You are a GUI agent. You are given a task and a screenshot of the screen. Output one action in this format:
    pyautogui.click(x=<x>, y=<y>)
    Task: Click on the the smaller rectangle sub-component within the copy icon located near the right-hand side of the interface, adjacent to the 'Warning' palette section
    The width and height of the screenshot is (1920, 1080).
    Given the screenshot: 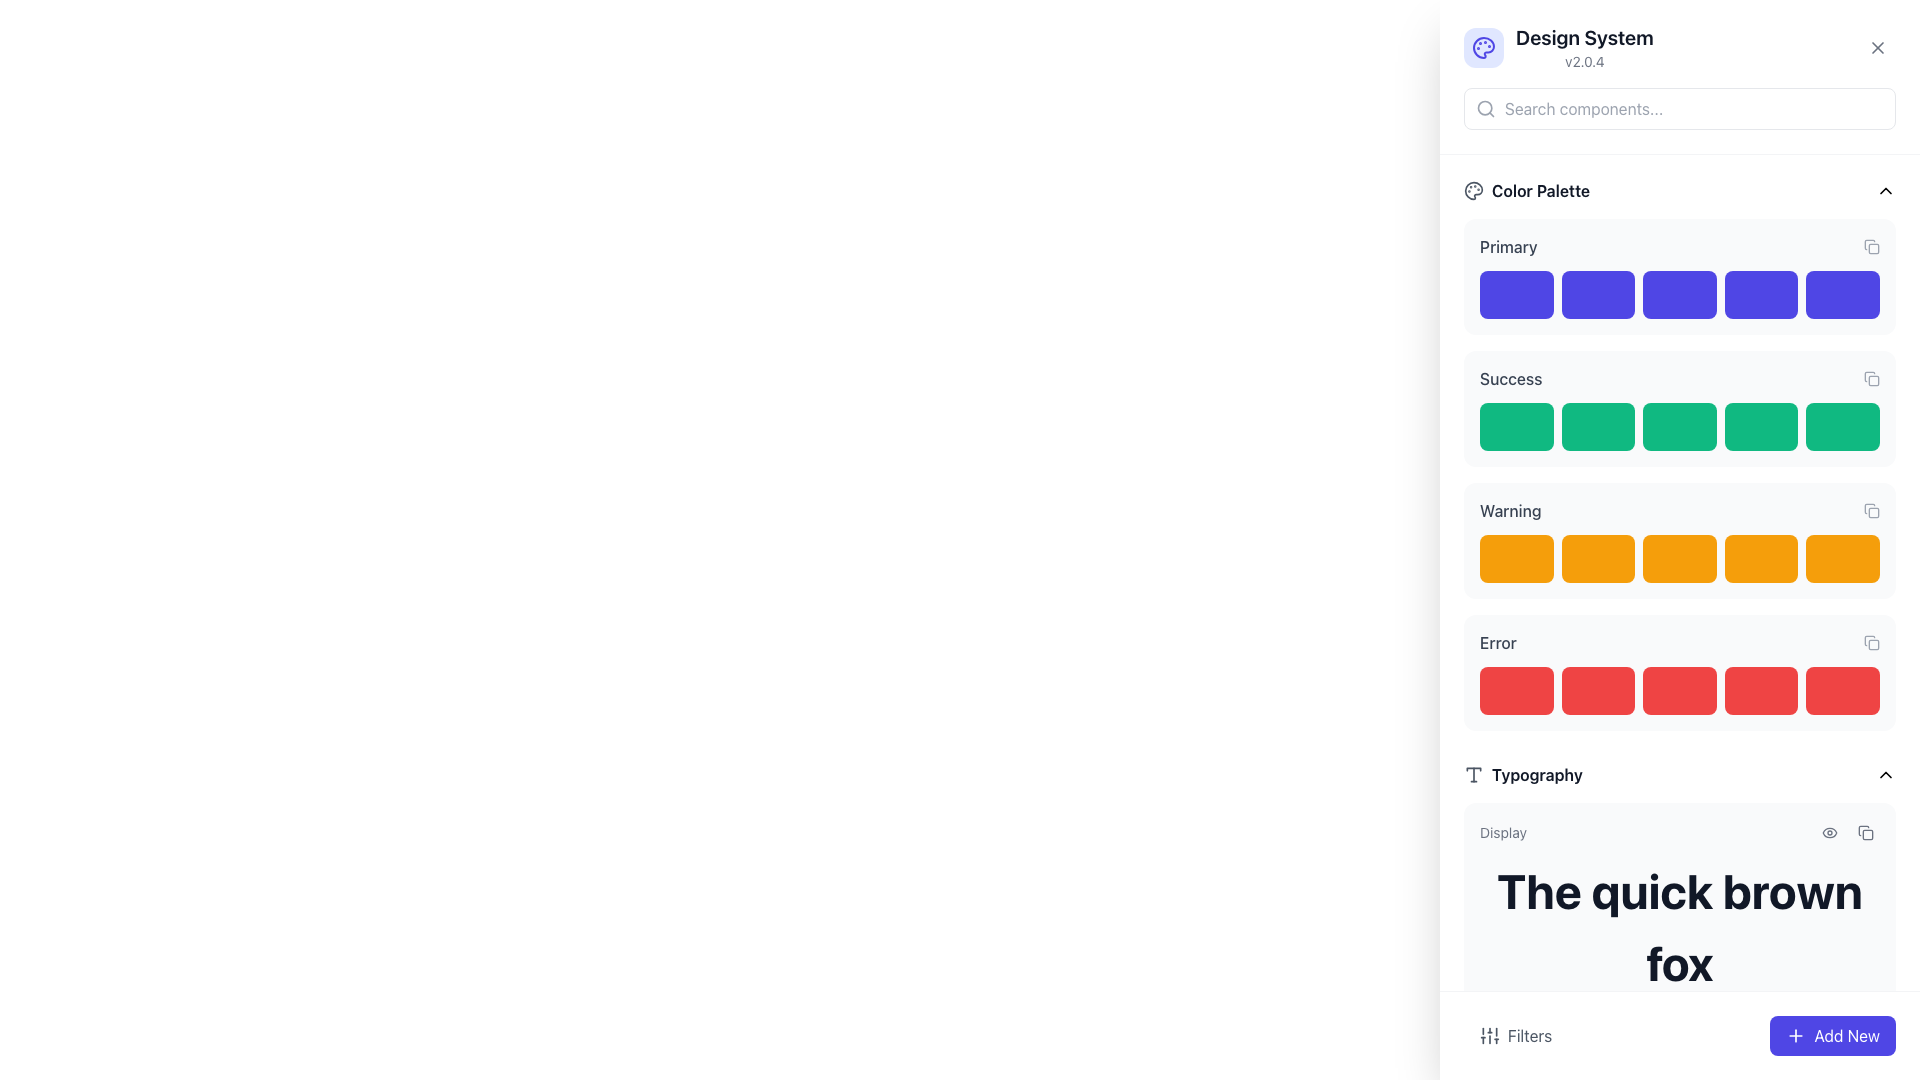 What is the action you would take?
    pyautogui.click(x=1872, y=512)
    